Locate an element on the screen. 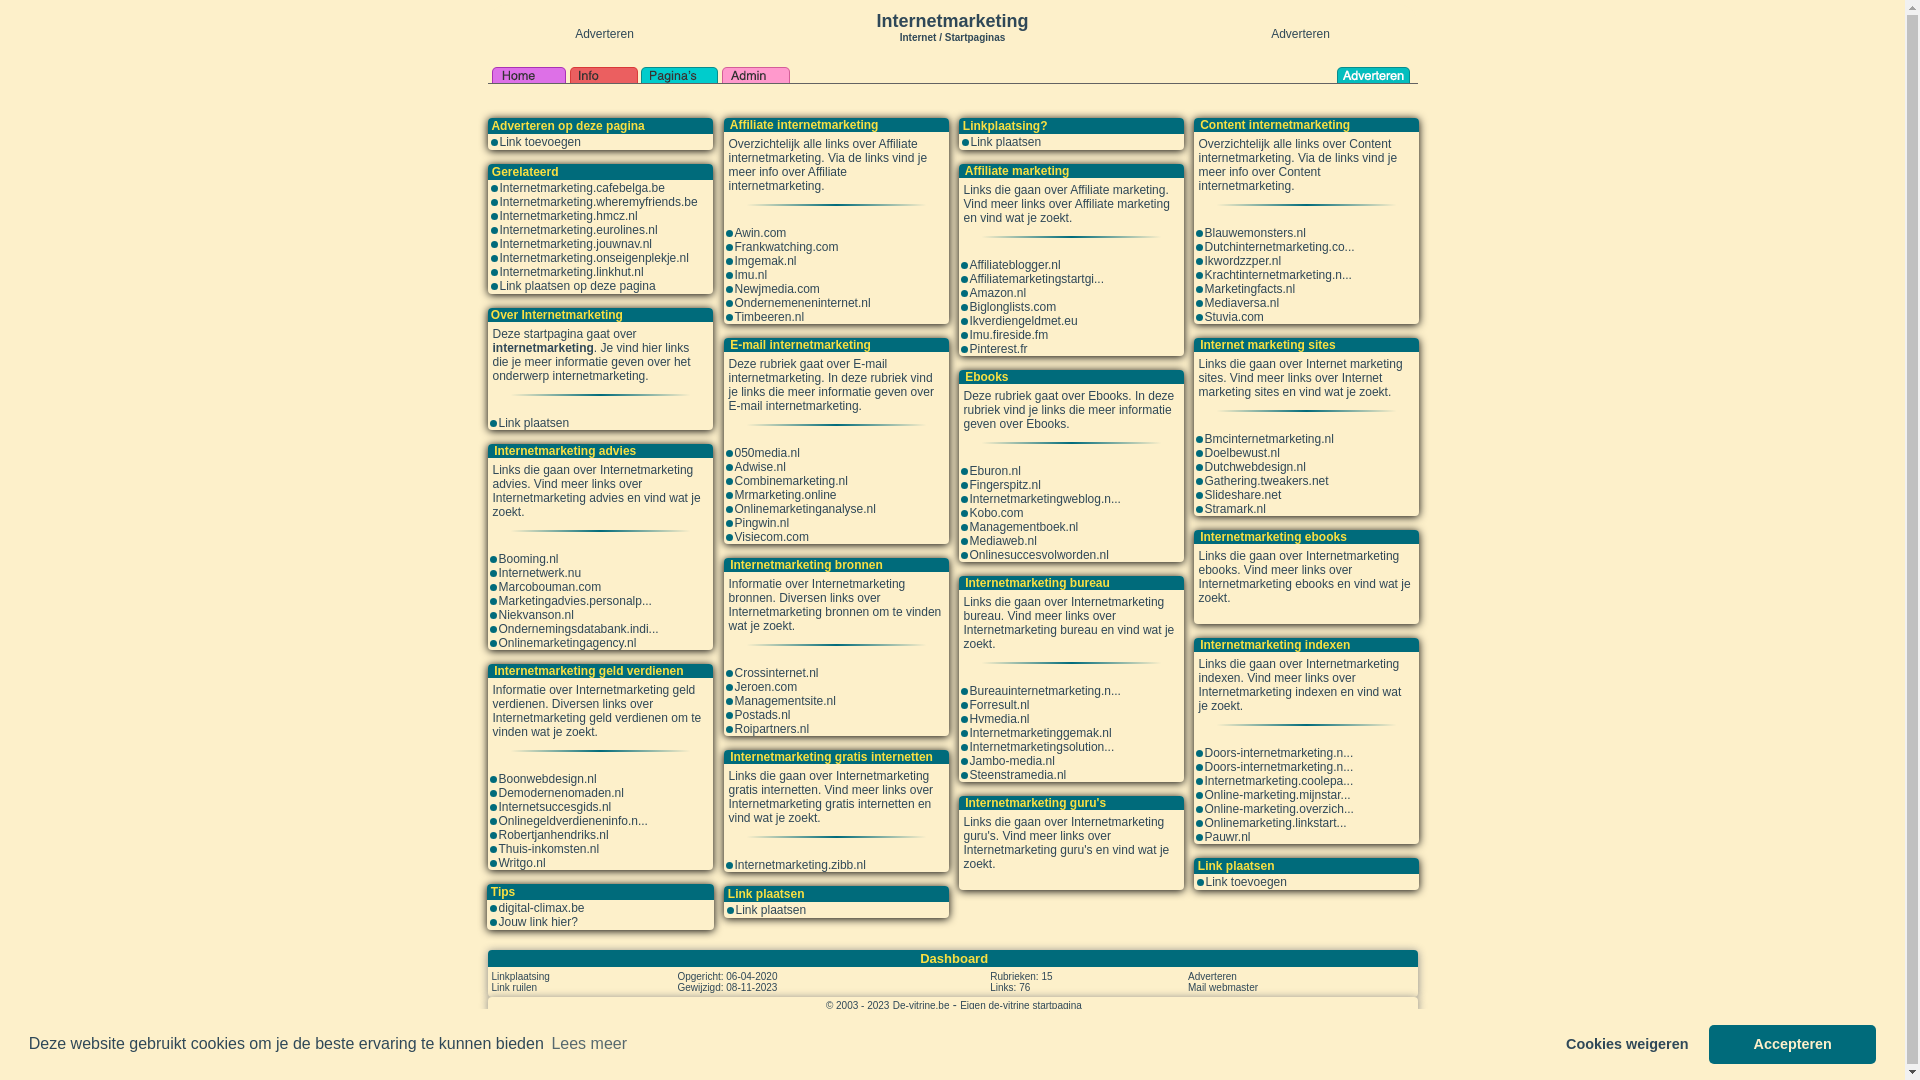 Image resolution: width=1920 pixels, height=1080 pixels. 'Crossinternet.nl' is located at coordinates (775, 672).